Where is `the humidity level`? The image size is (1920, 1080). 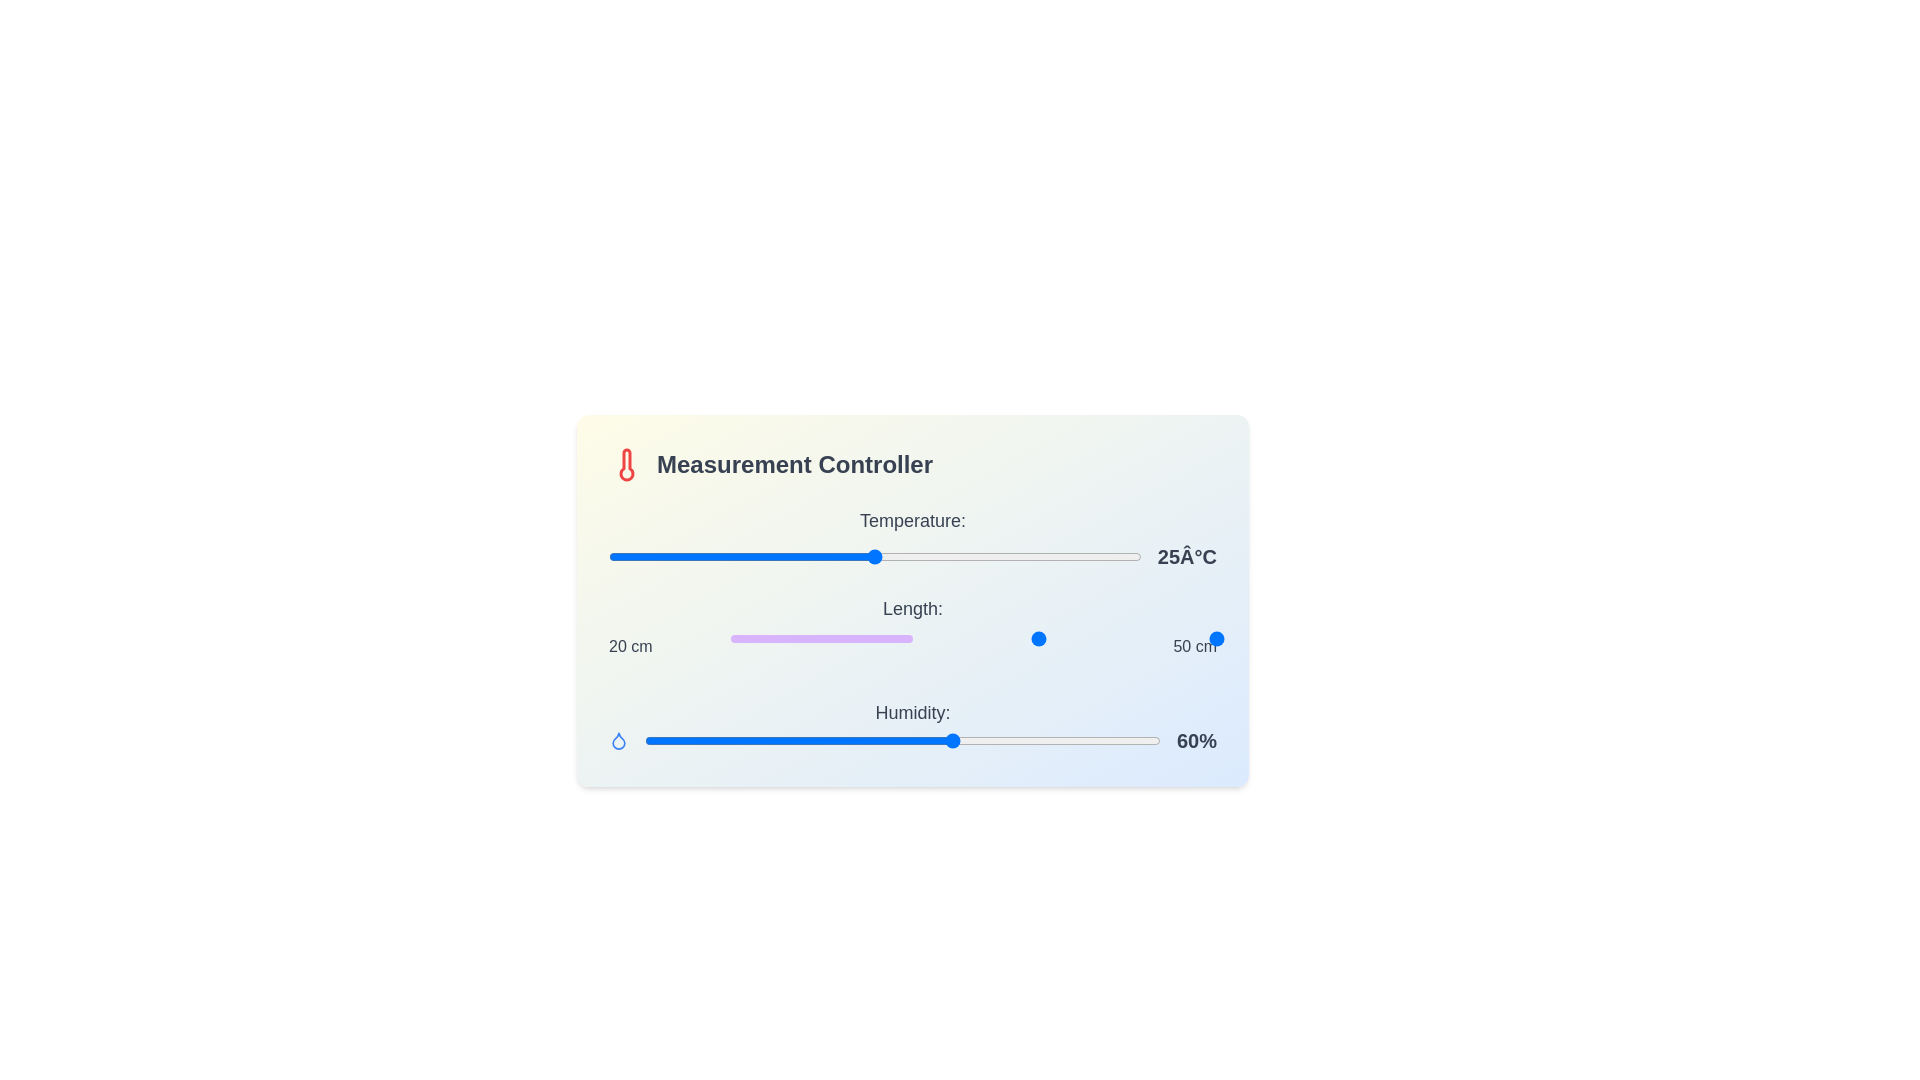 the humidity level is located at coordinates (1046, 740).